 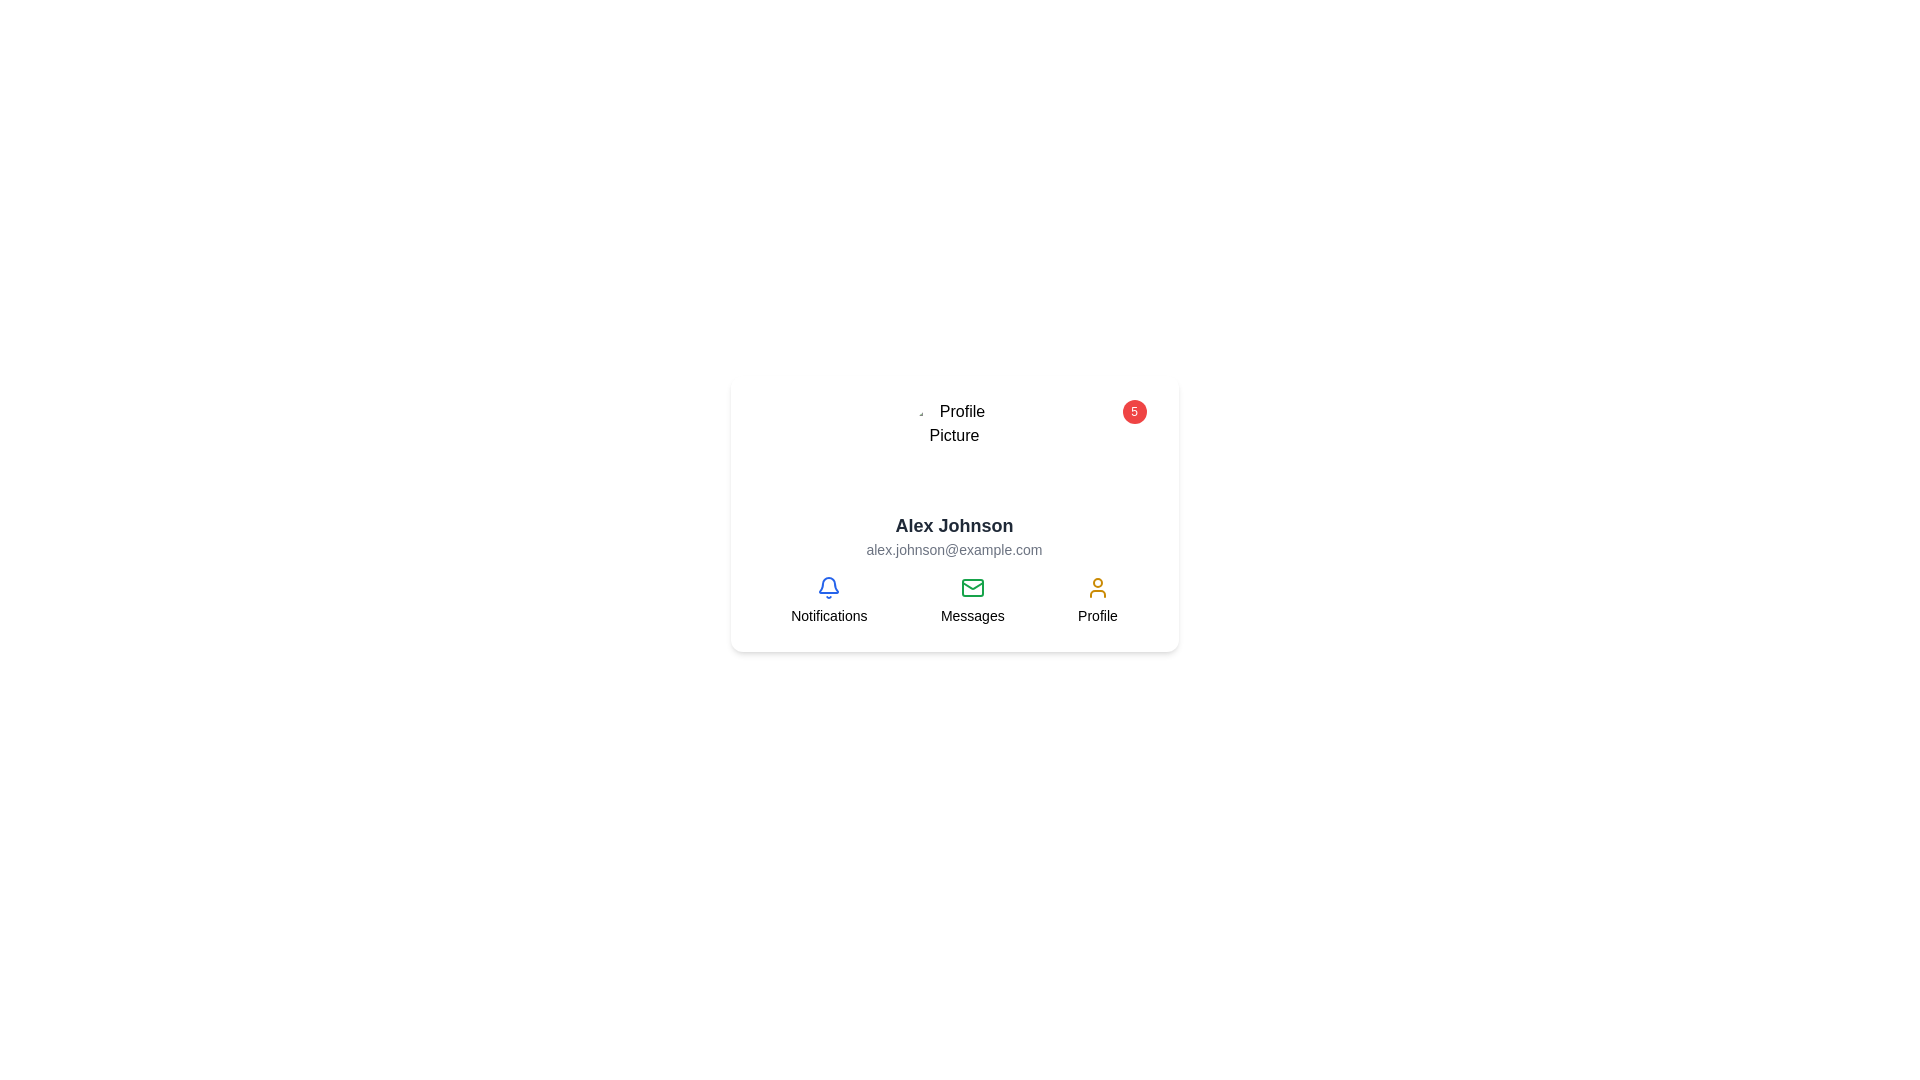 I want to click on the SVG graphical shape representing the 'Messages' icon, which is located in the middle slot of a row containing three icons, below the user's name and email address, so click(x=972, y=586).